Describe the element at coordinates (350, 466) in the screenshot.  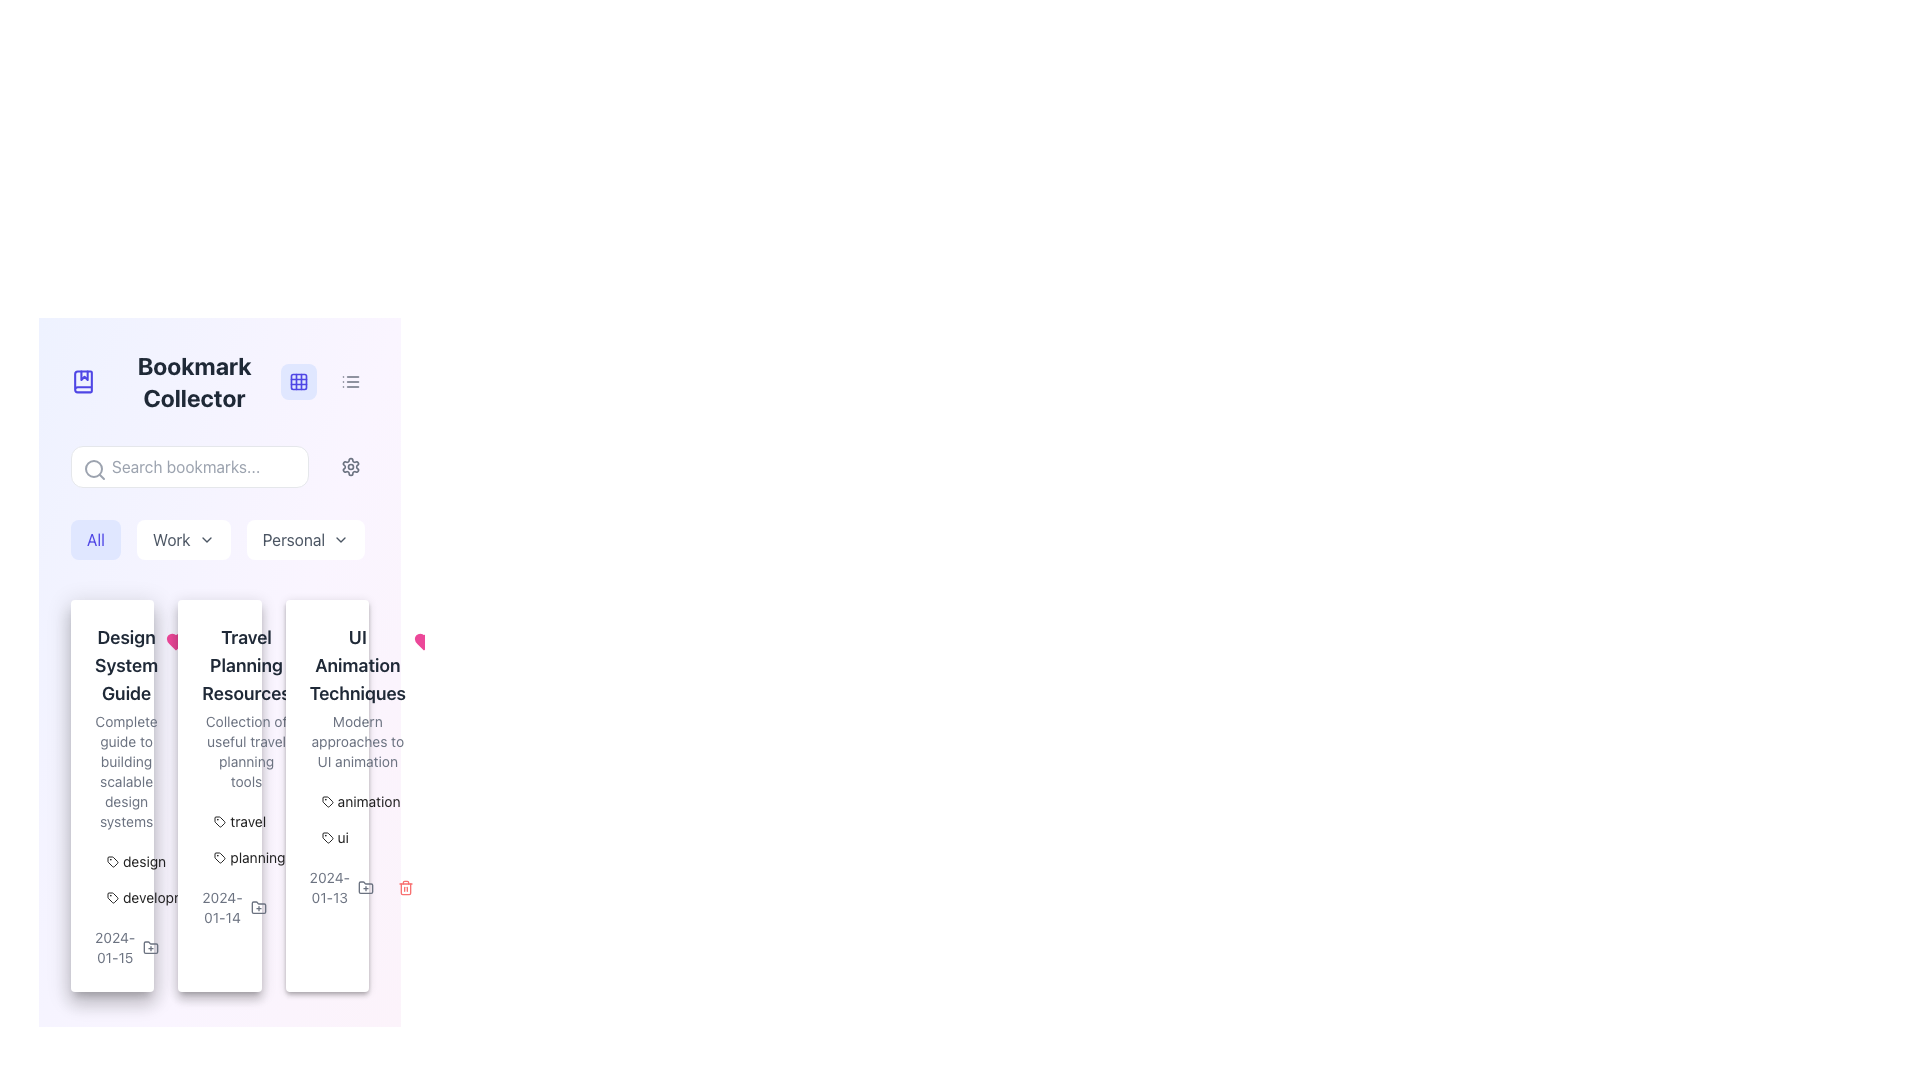
I see `the settings button located in the top-right corner of the interface, adjacent to the search bar` at that location.